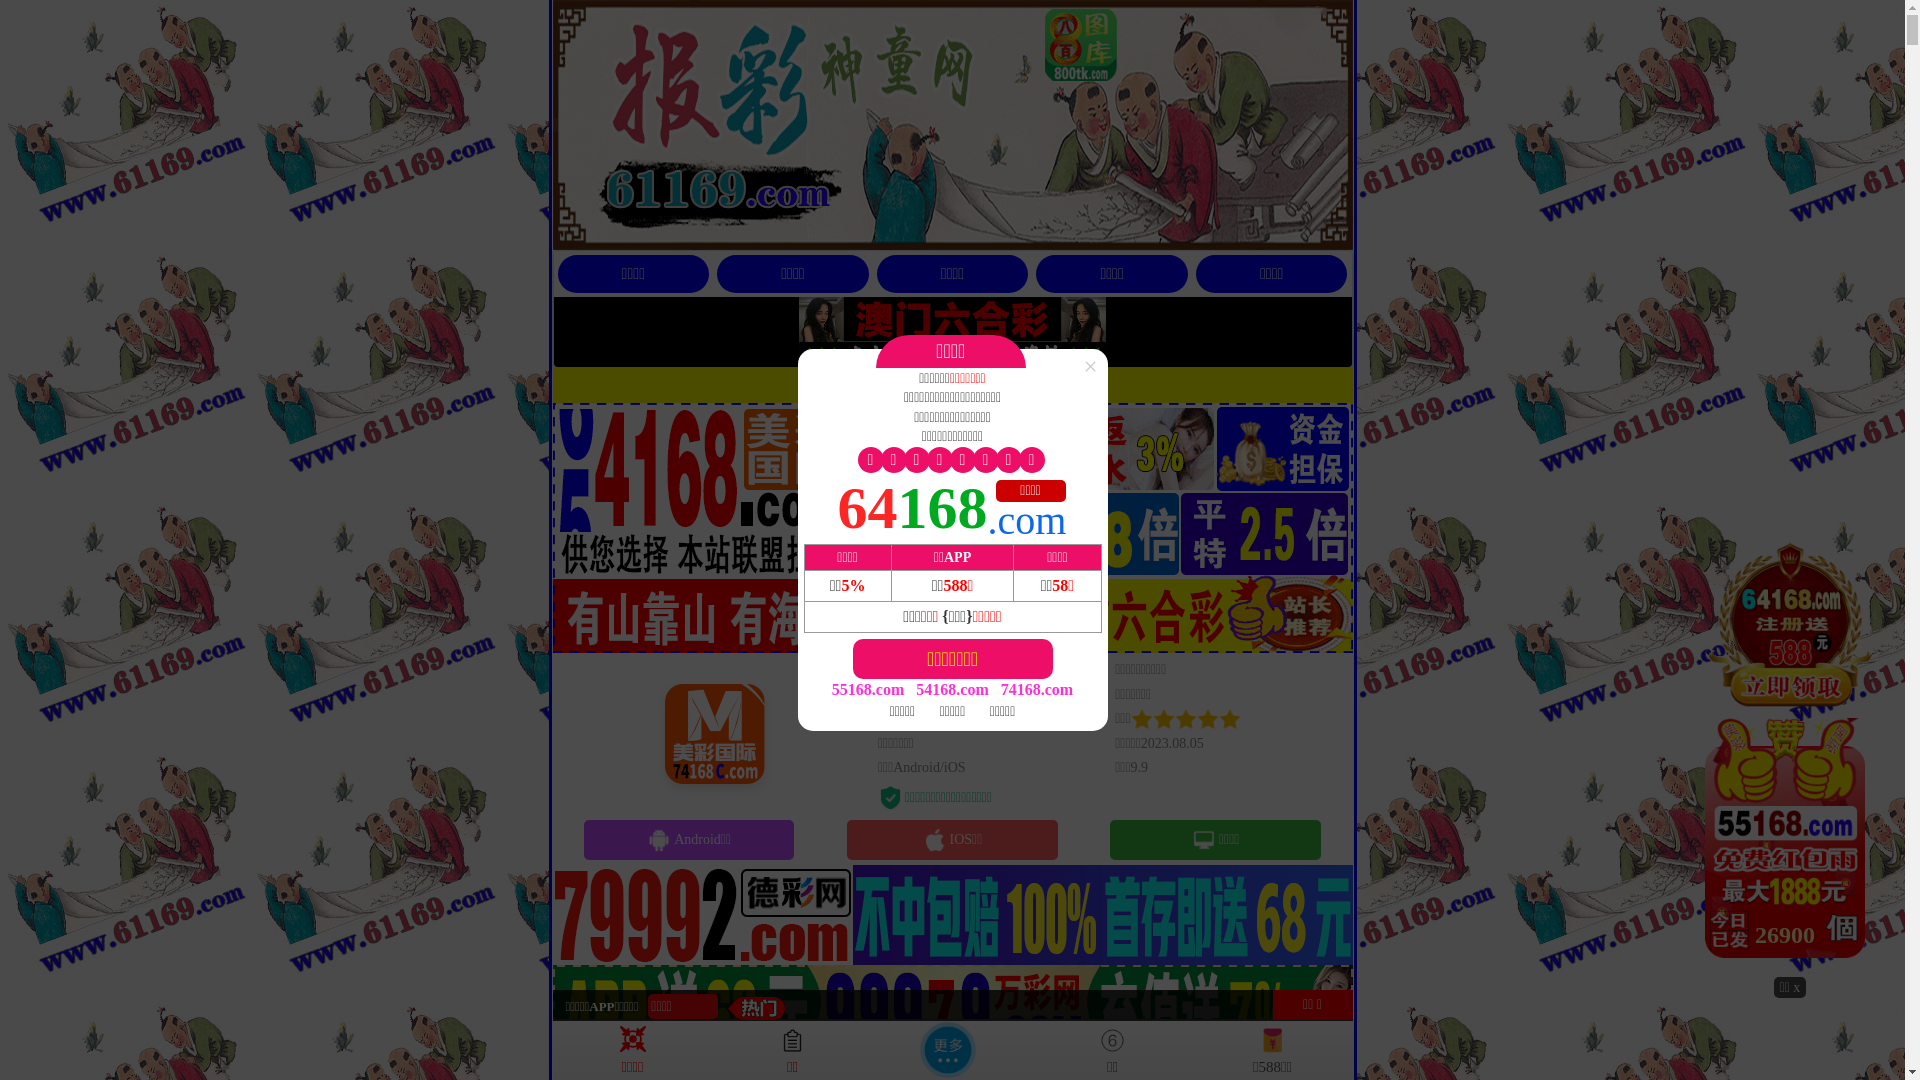  What do you see at coordinates (1790, 756) in the screenshot?
I see `'27102'` at bounding box center [1790, 756].